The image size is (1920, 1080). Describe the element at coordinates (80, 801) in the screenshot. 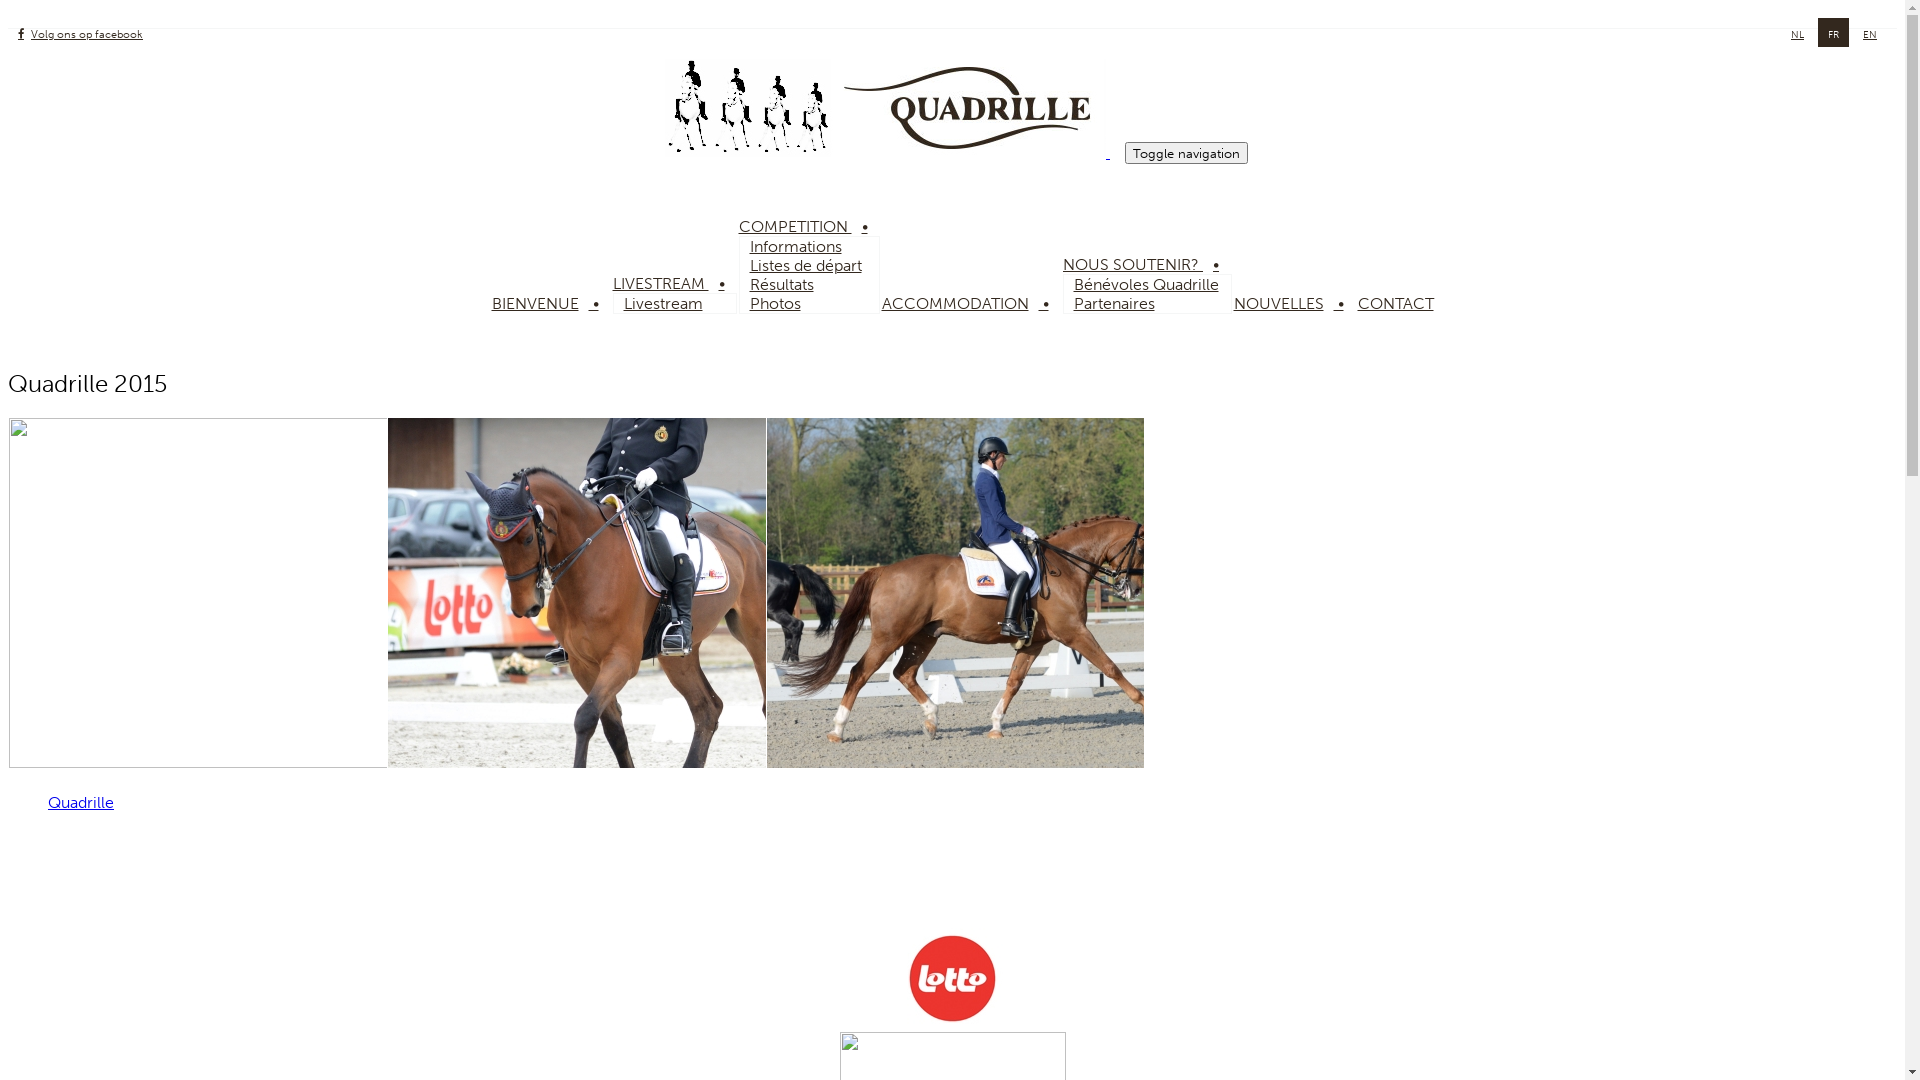

I see `'Quadrille'` at that location.